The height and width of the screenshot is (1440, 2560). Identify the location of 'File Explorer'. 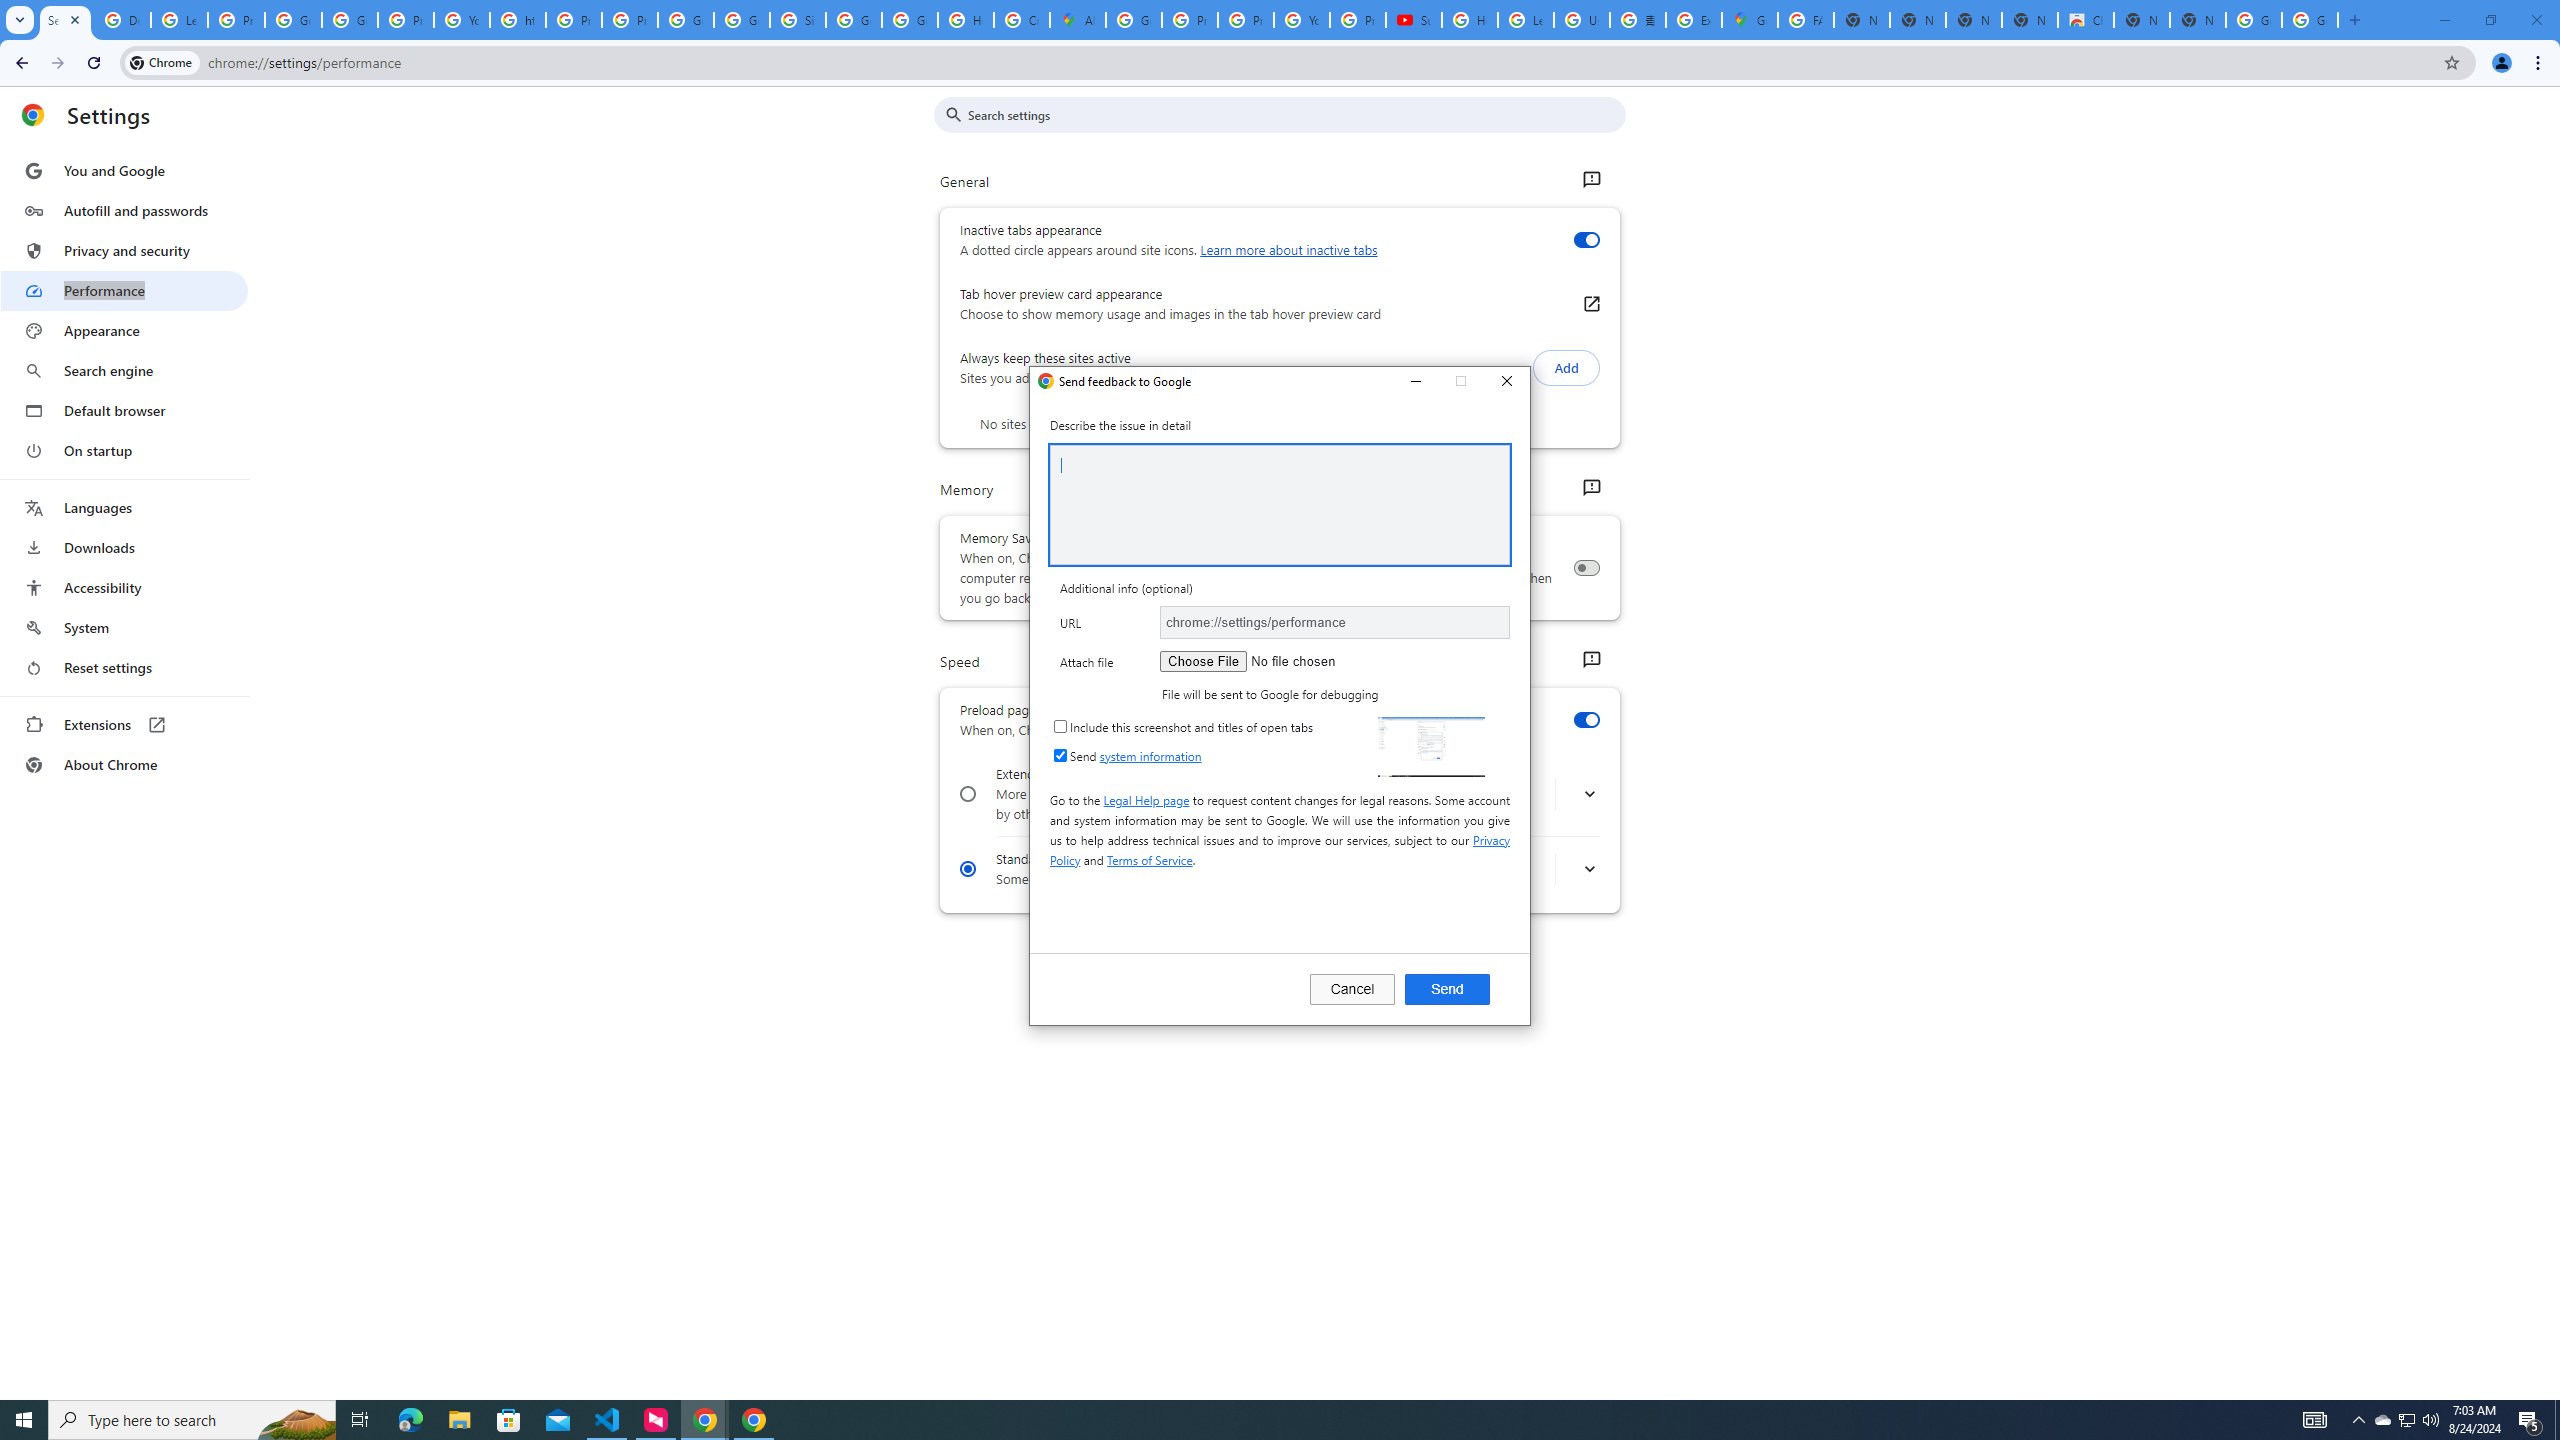
(458, 1418).